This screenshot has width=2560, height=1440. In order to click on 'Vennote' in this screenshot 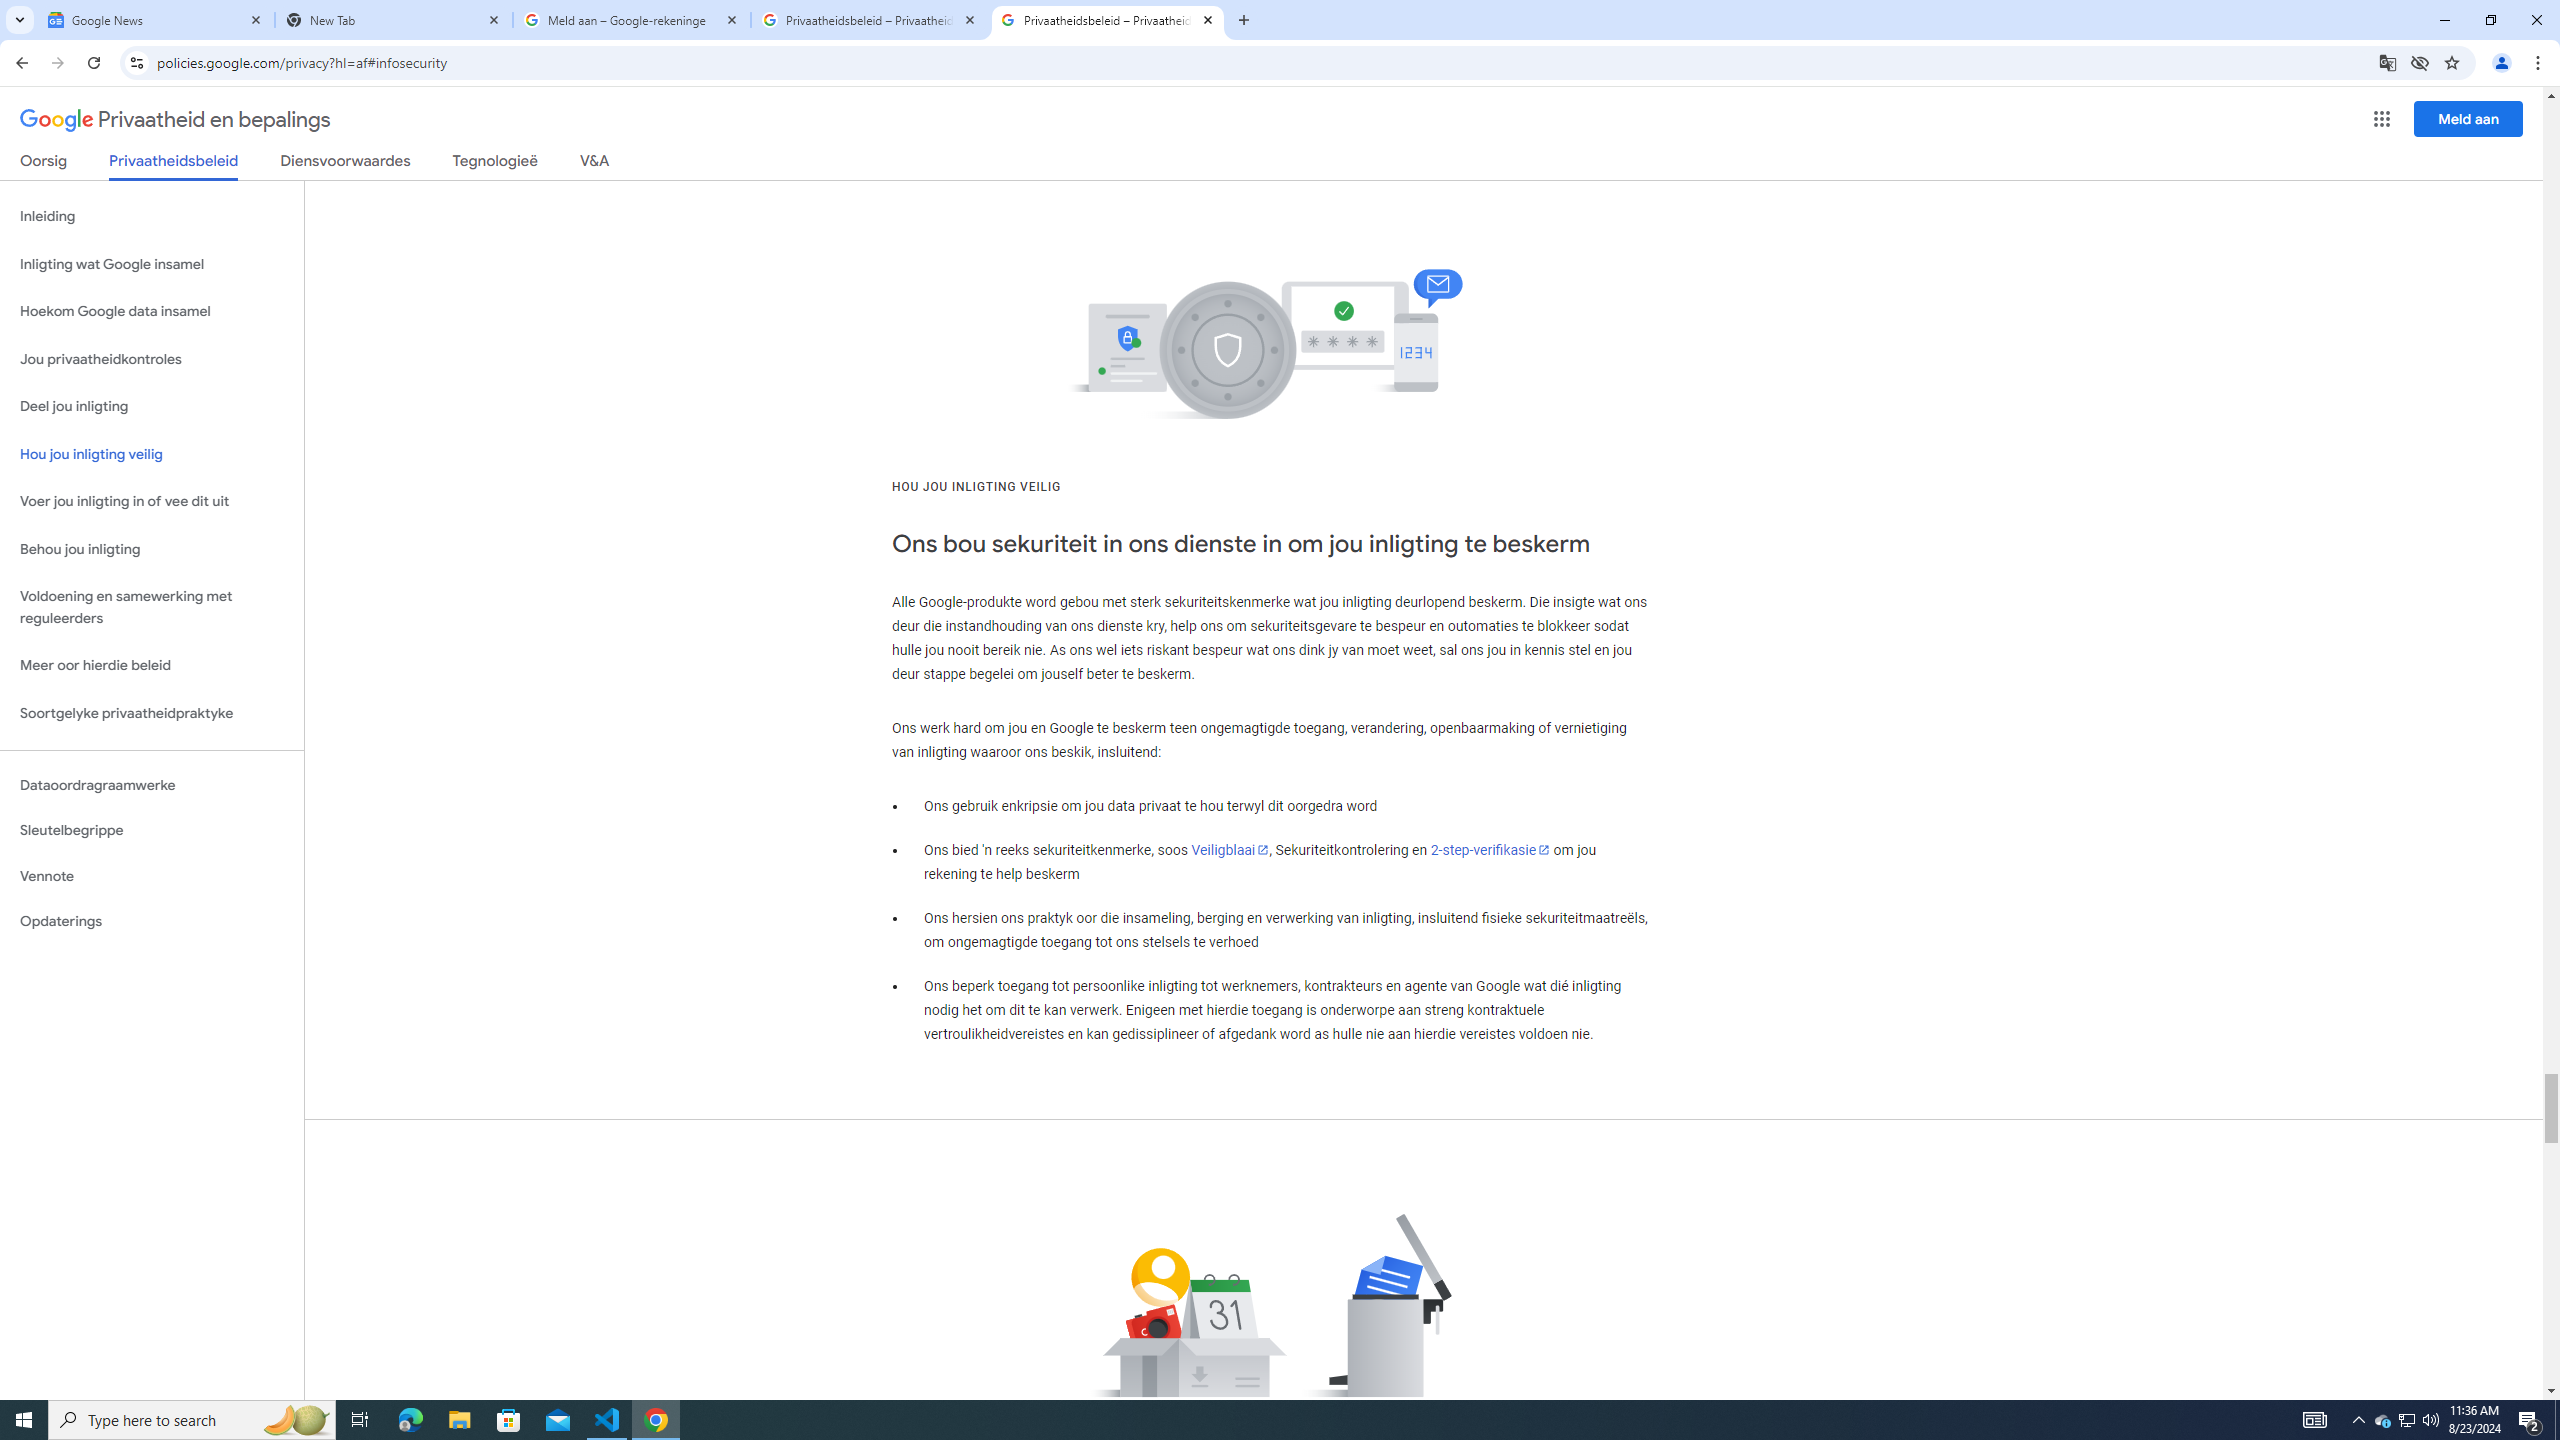, I will do `click(151, 876)`.